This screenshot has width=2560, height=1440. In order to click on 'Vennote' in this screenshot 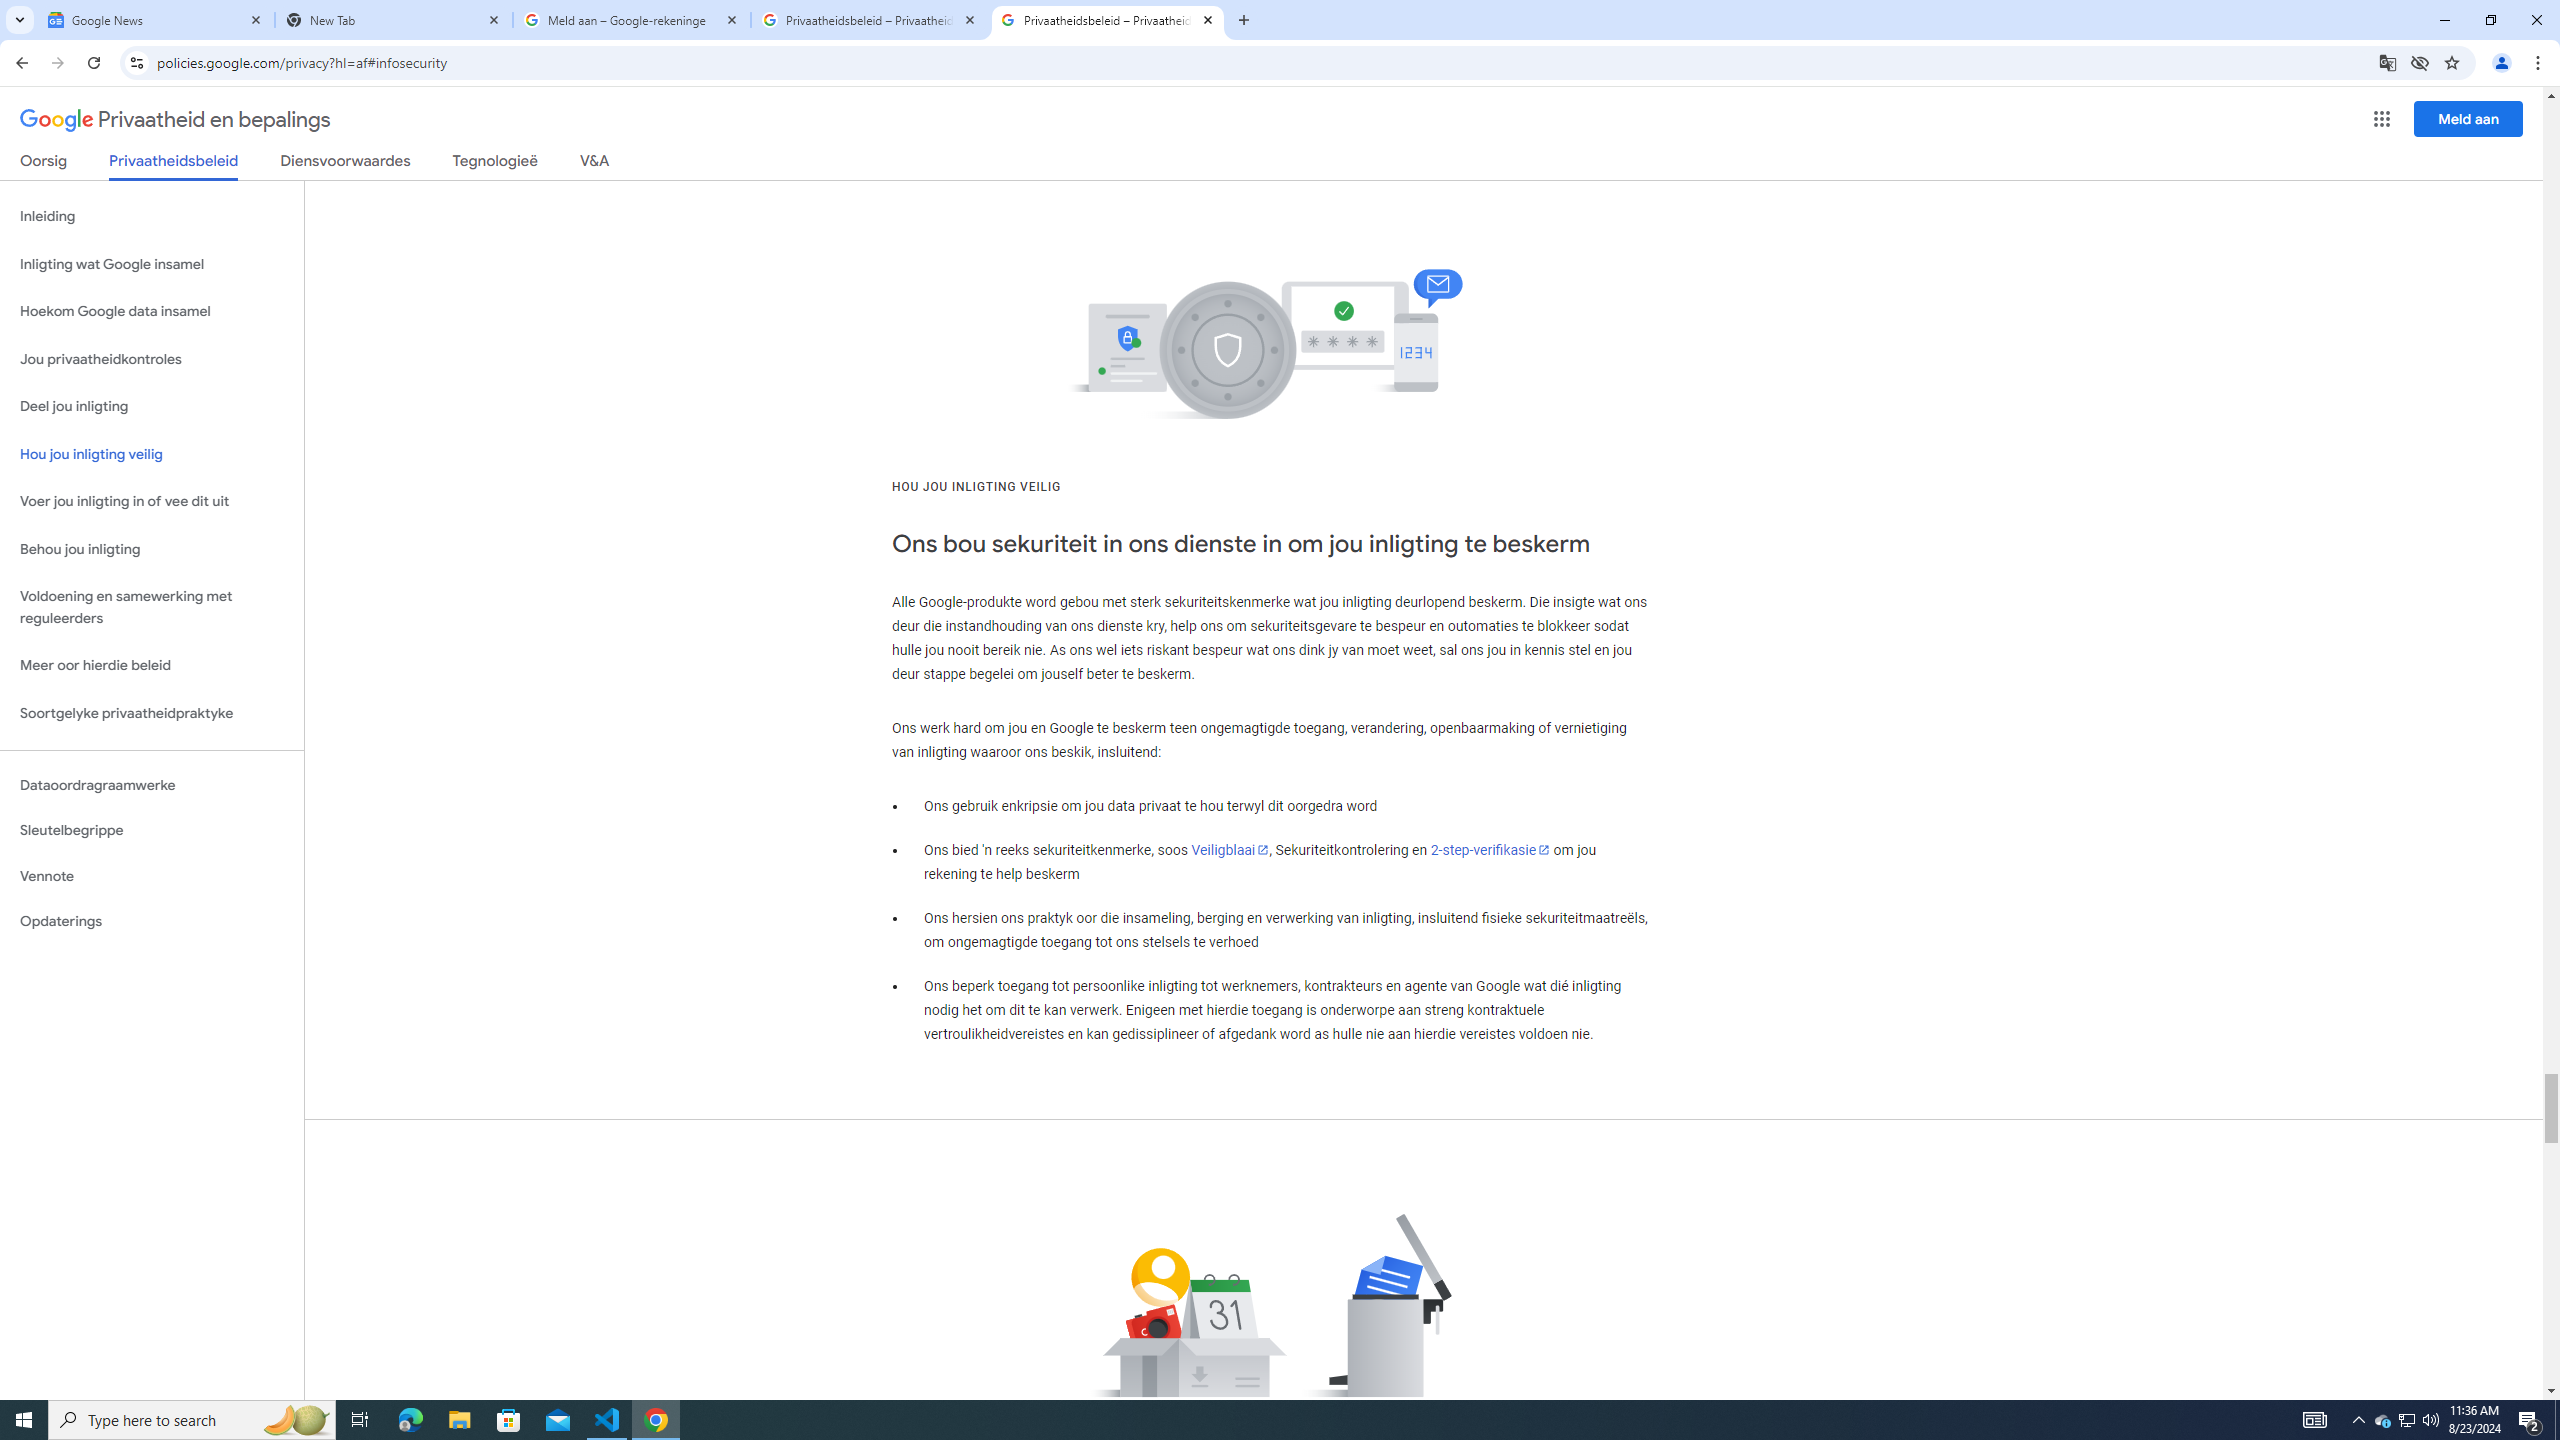, I will do `click(151, 876)`.